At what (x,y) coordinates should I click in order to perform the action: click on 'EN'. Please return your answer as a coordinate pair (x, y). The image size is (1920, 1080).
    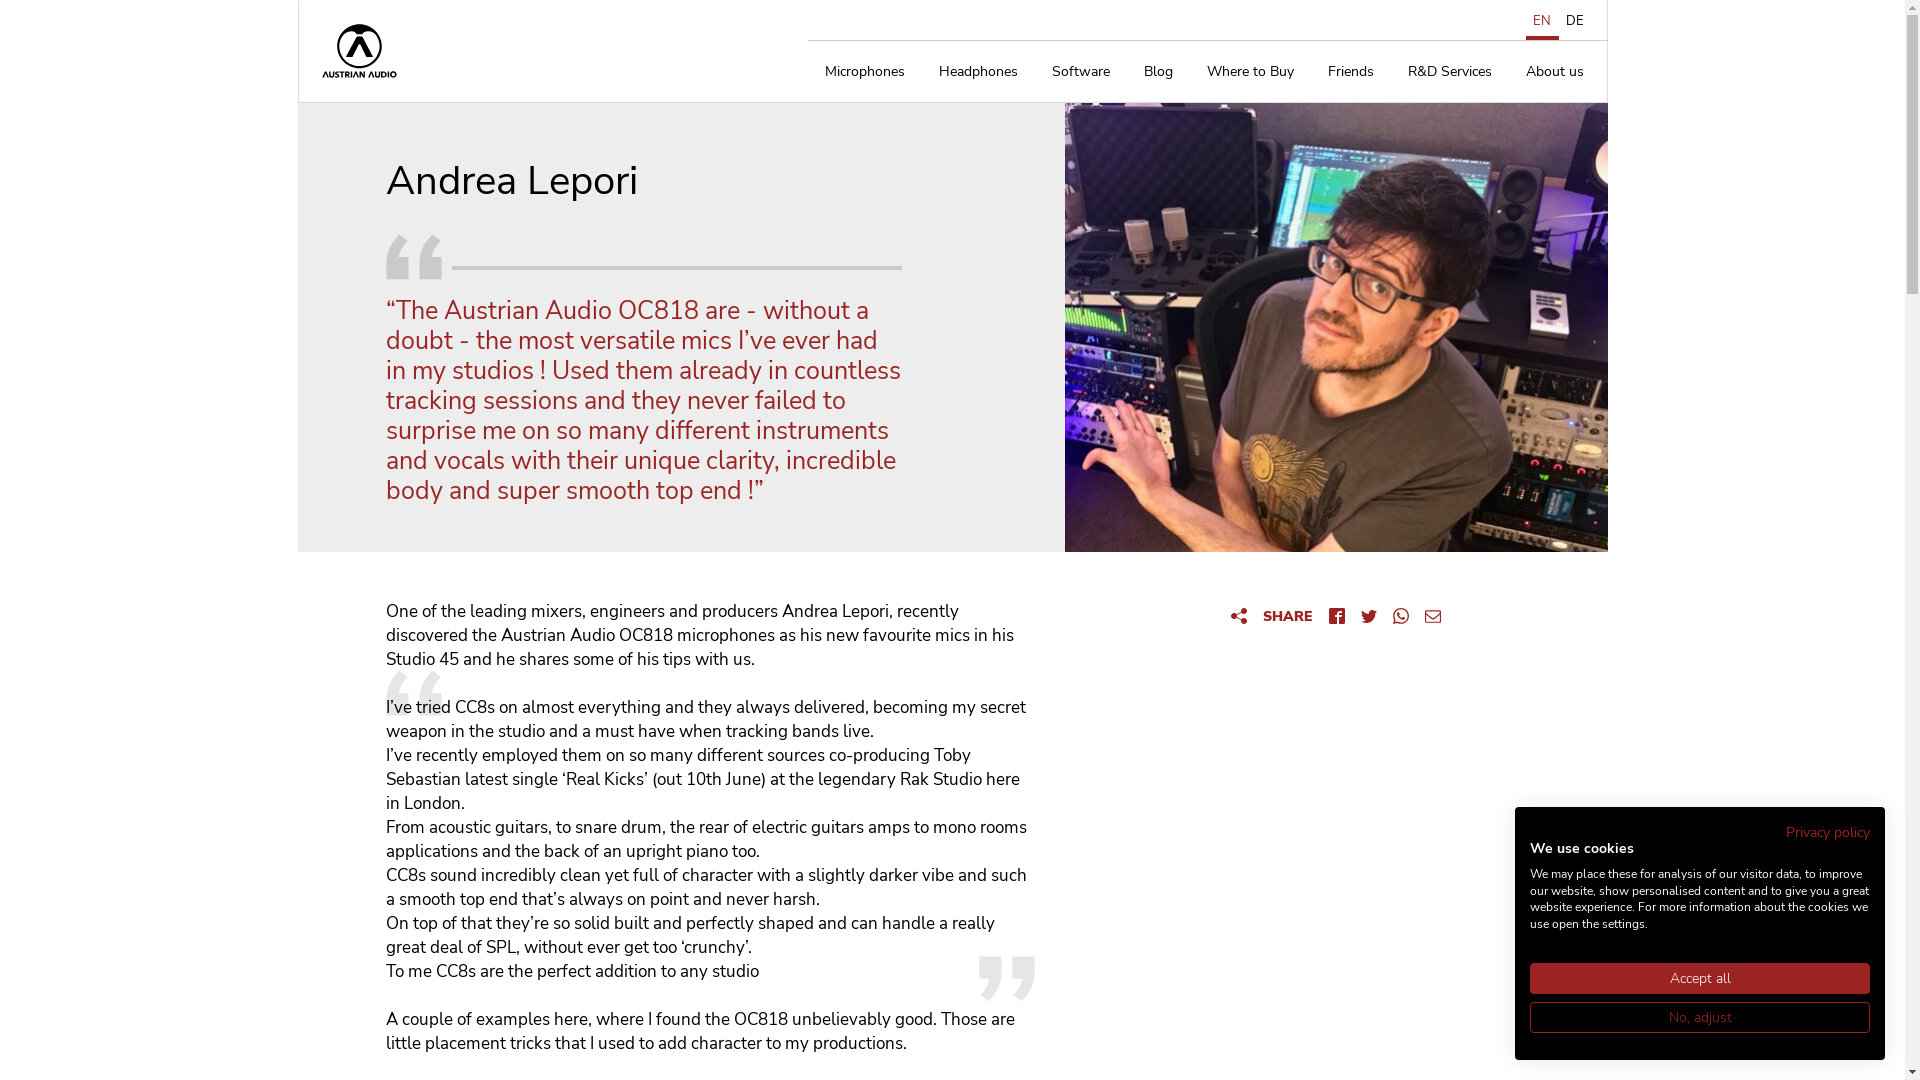
    Looking at the image, I should click on (1525, 20).